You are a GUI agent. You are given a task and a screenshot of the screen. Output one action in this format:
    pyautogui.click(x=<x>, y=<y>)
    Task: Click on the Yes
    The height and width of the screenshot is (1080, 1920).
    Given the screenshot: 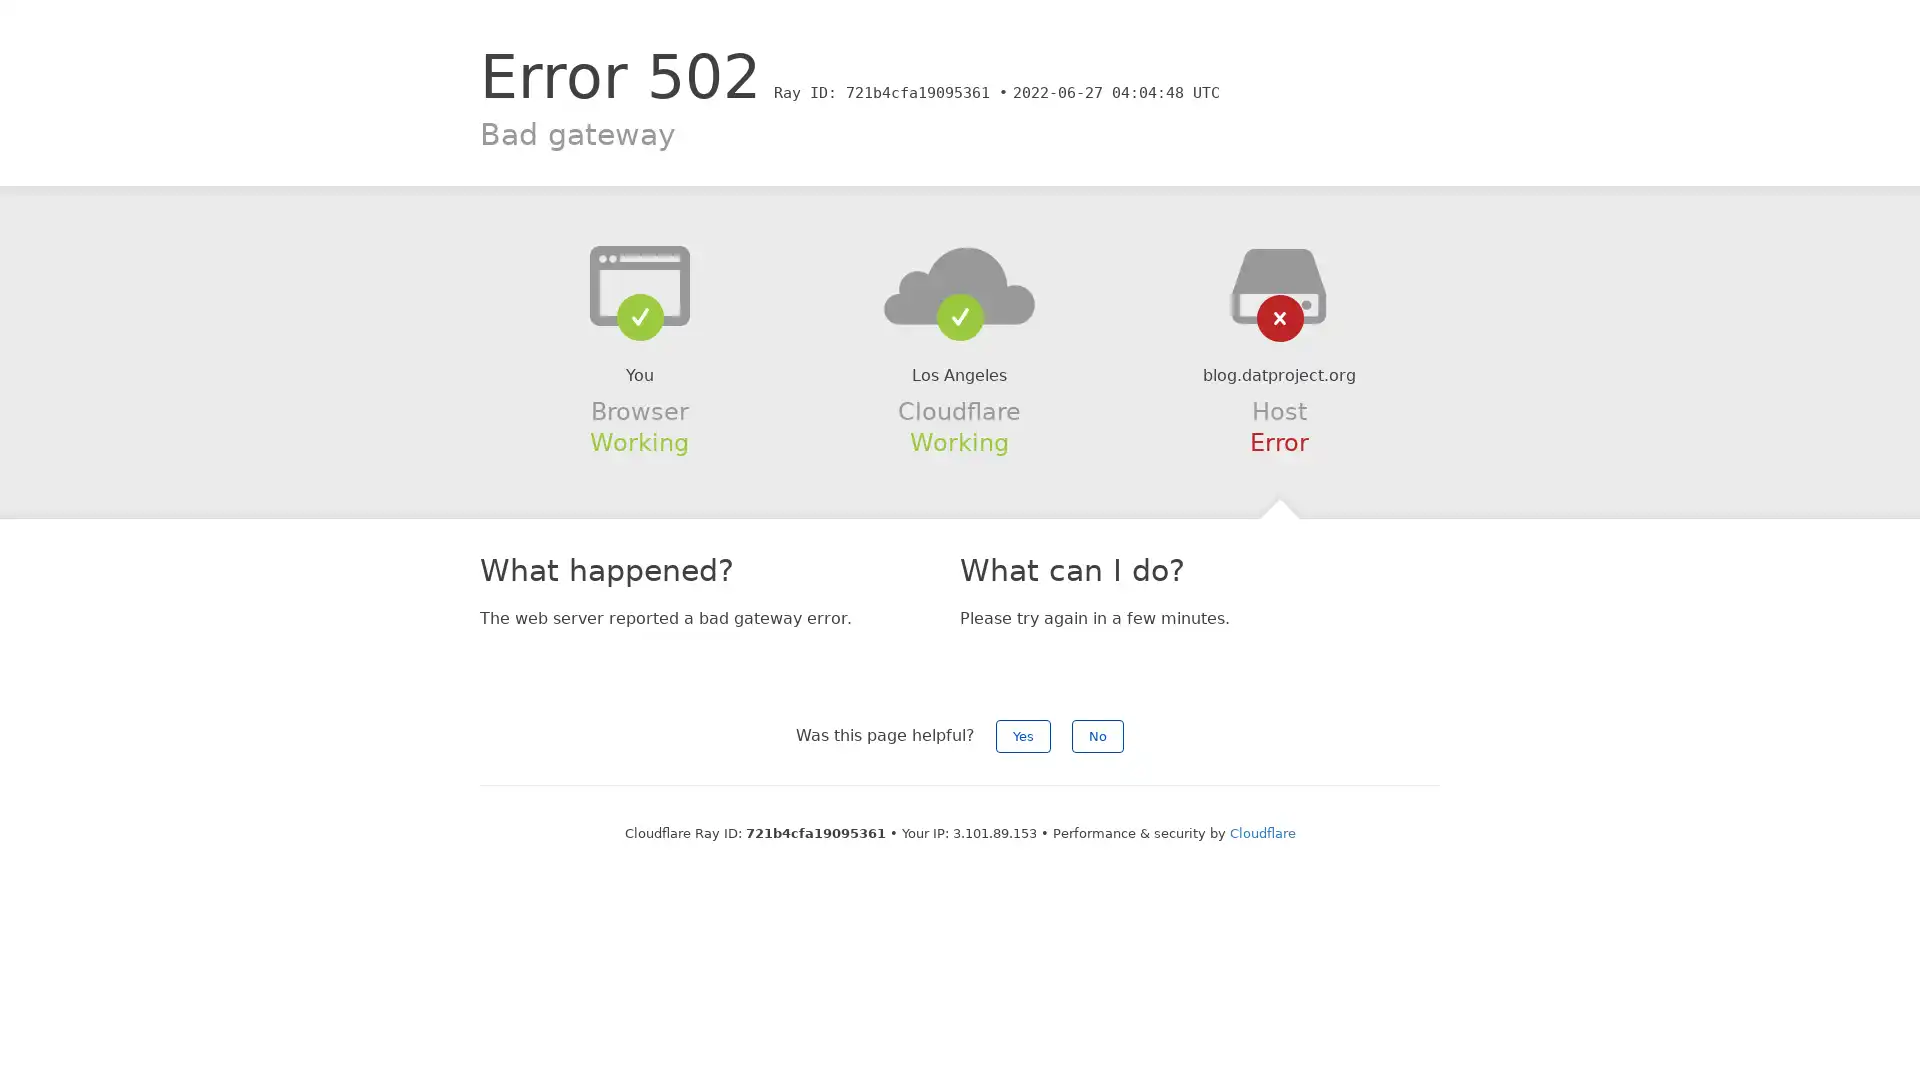 What is the action you would take?
    pyautogui.click(x=1023, y=736)
    